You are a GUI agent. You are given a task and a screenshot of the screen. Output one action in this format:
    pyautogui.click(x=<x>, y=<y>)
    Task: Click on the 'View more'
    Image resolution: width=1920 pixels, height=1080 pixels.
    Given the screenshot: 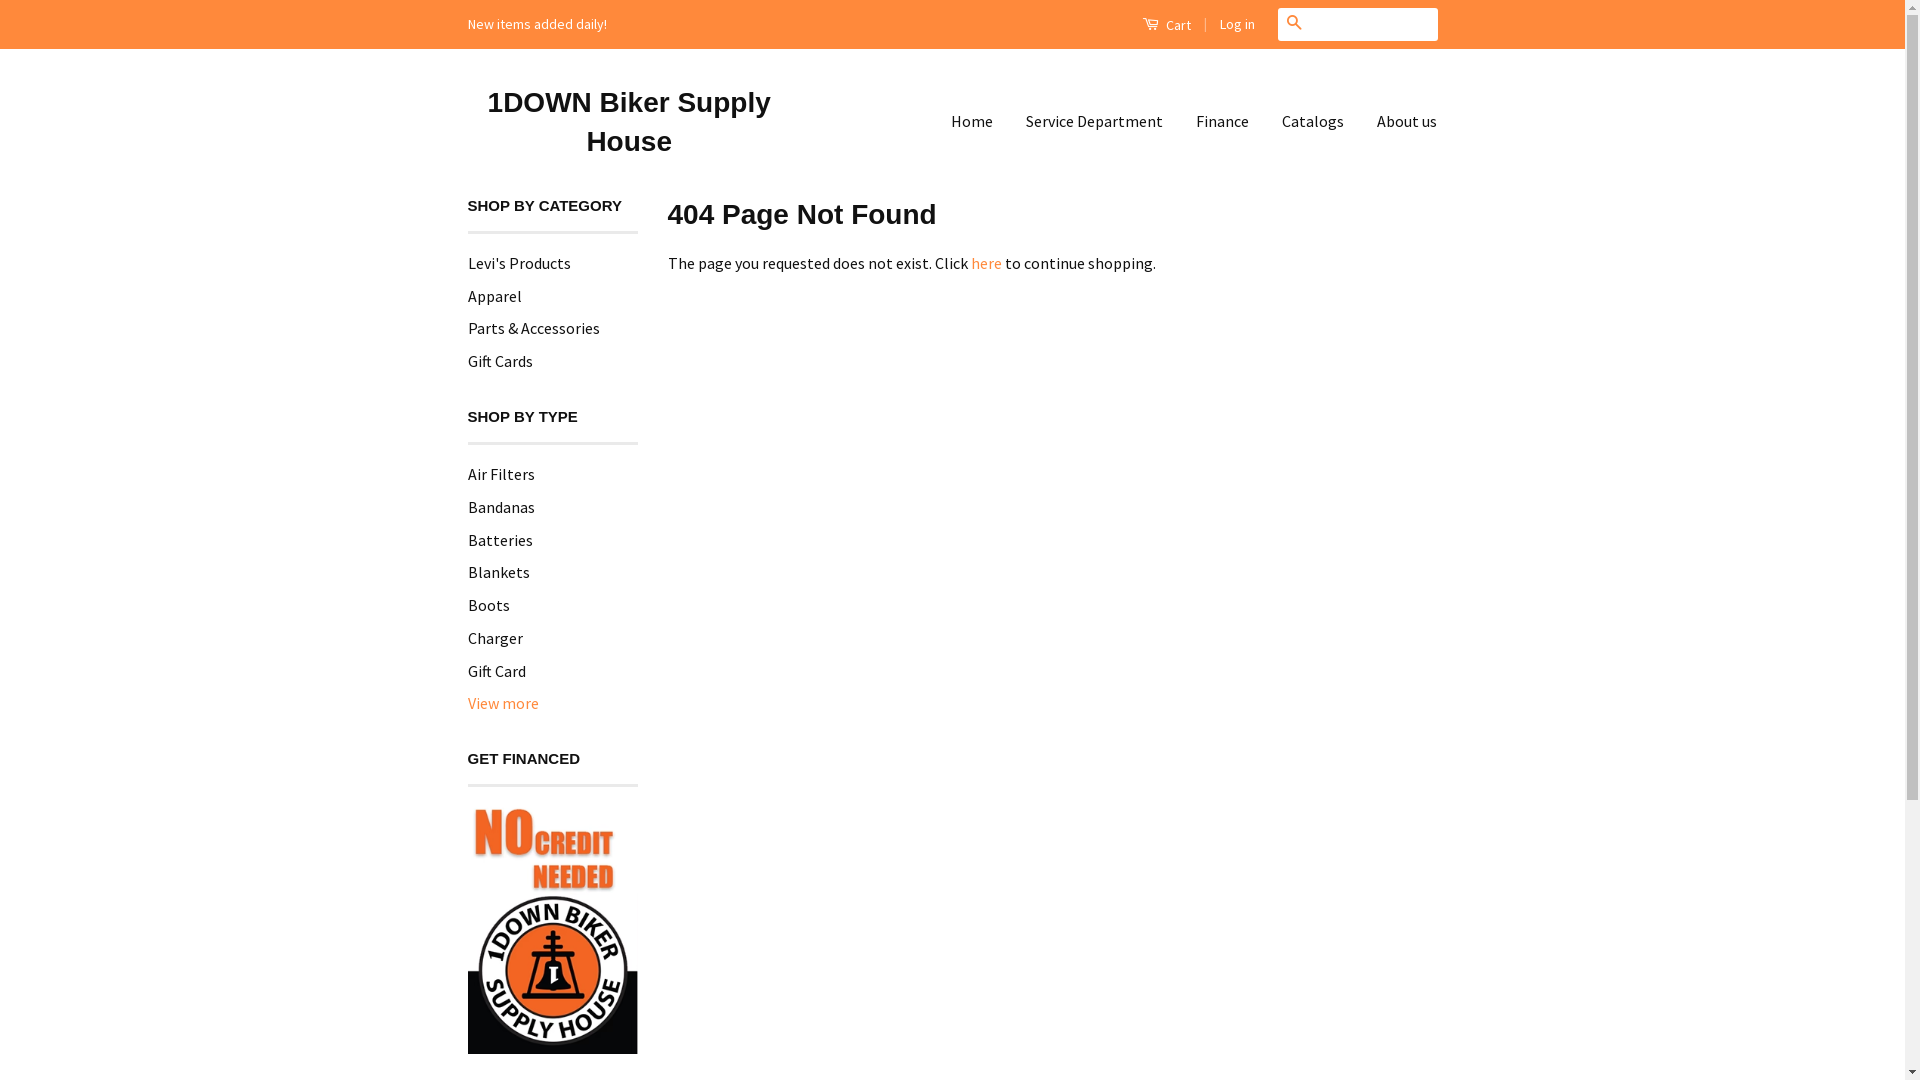 What is the action you would take?
    pyautogui.click(x=503, y=702)
    